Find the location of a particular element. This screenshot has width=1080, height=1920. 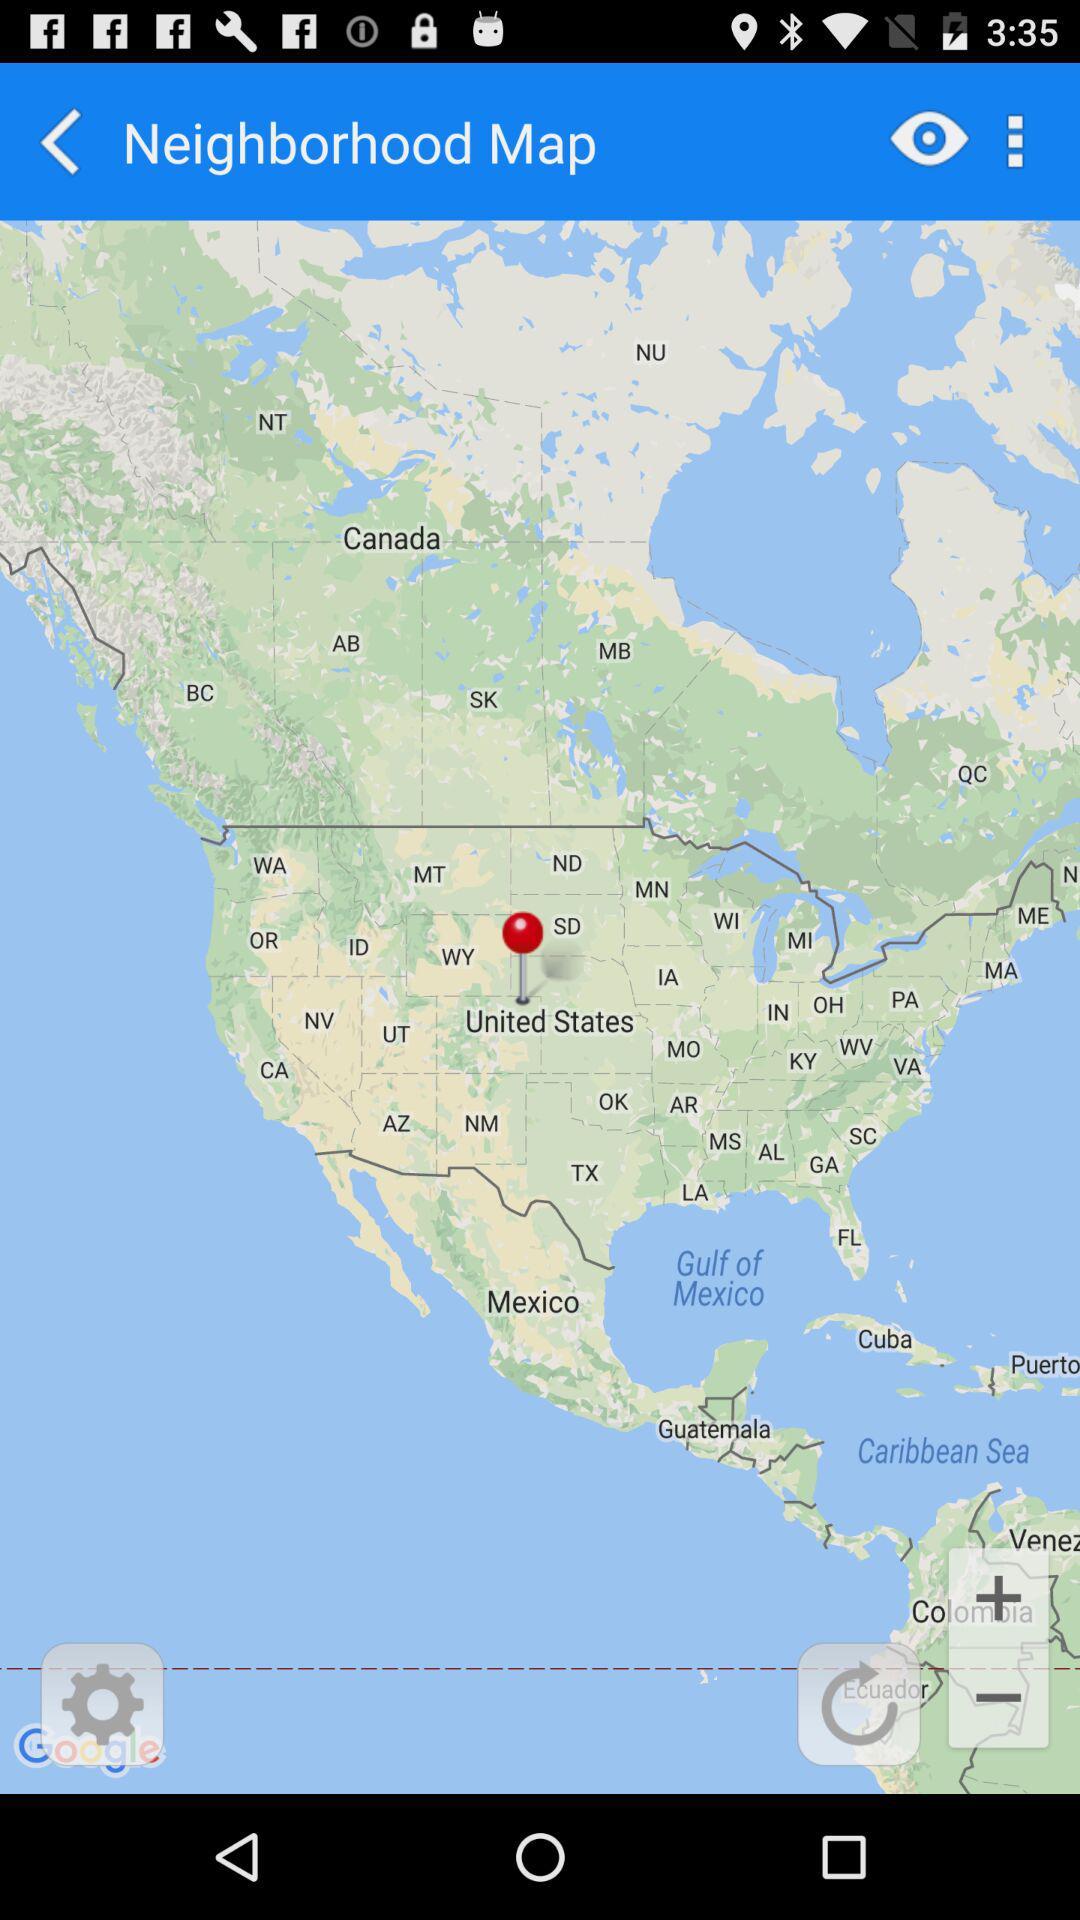

the add icon is located at coordinates (998, 1707).